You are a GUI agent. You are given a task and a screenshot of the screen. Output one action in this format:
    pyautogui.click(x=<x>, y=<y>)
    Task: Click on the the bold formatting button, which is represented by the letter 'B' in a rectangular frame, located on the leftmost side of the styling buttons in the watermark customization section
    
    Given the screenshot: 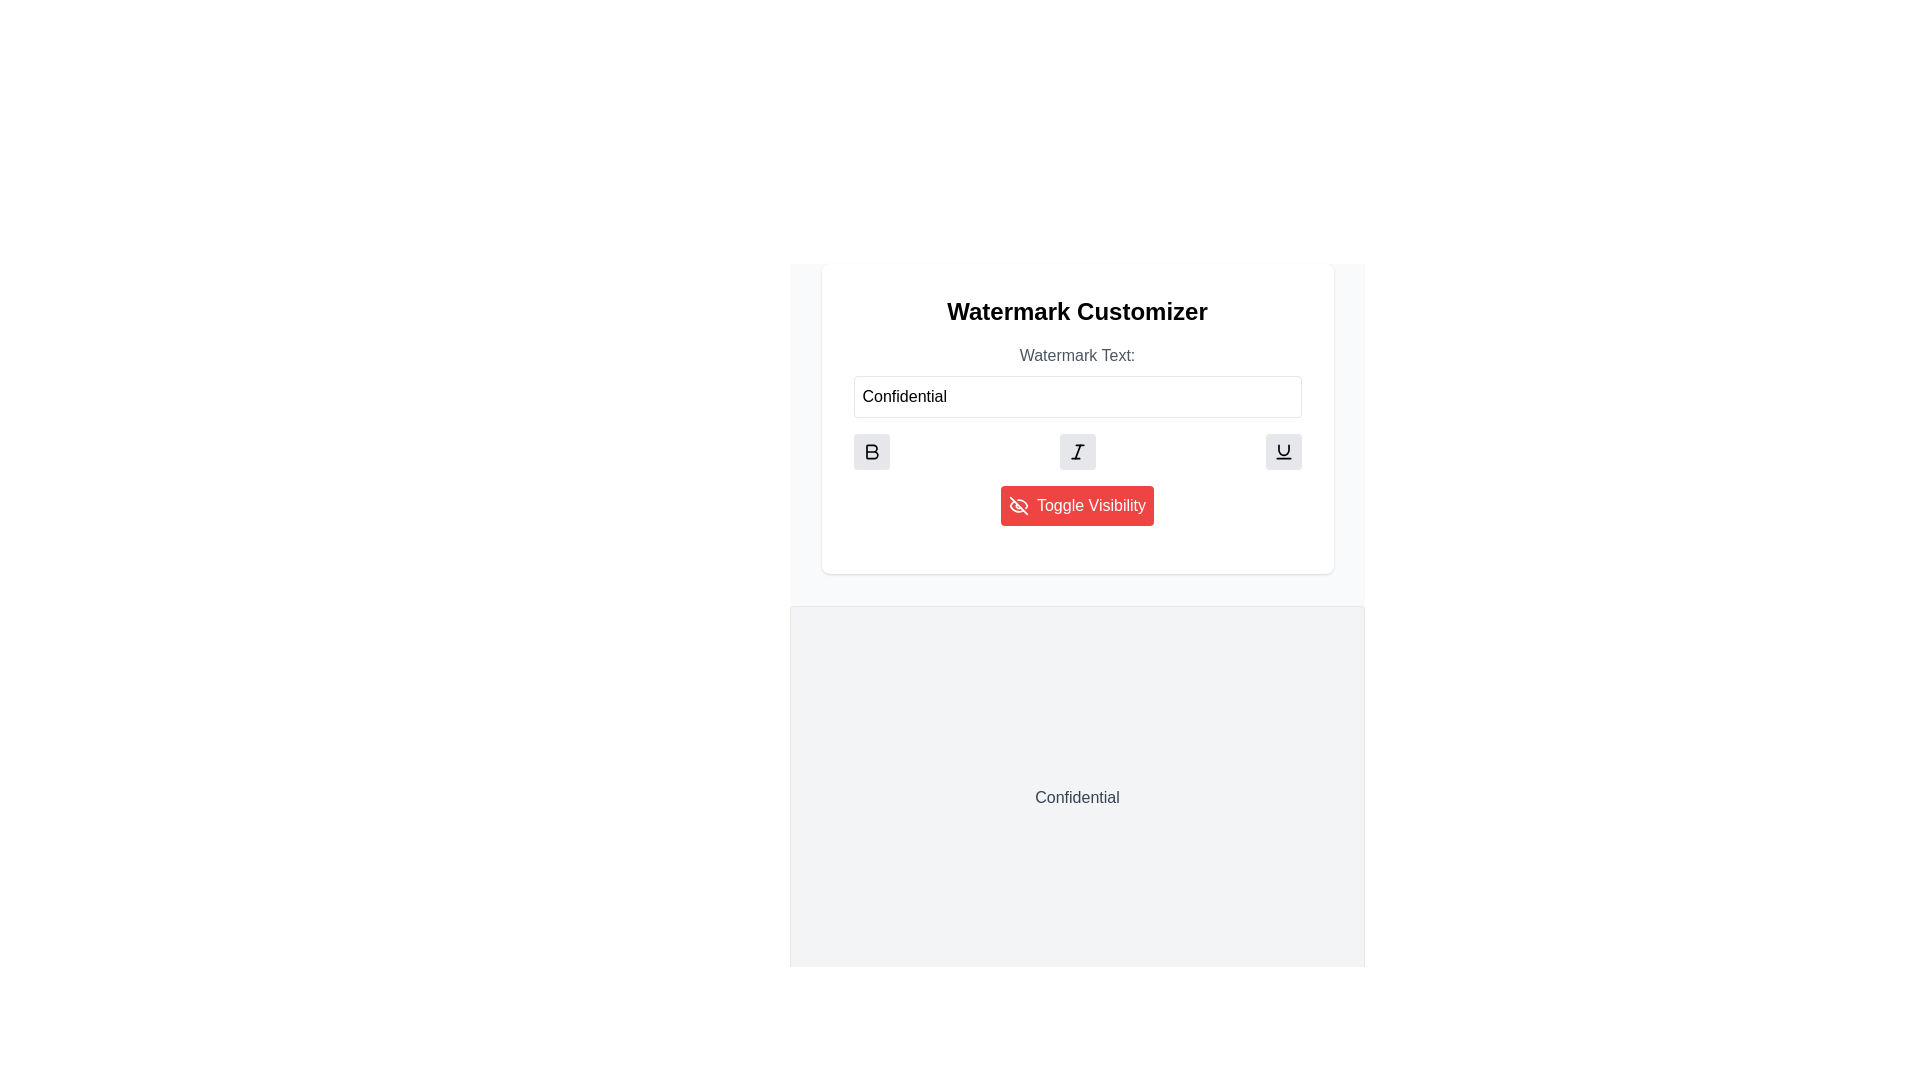 What is the action you would take?
    pyautogui.click(x=871, y=451)
    